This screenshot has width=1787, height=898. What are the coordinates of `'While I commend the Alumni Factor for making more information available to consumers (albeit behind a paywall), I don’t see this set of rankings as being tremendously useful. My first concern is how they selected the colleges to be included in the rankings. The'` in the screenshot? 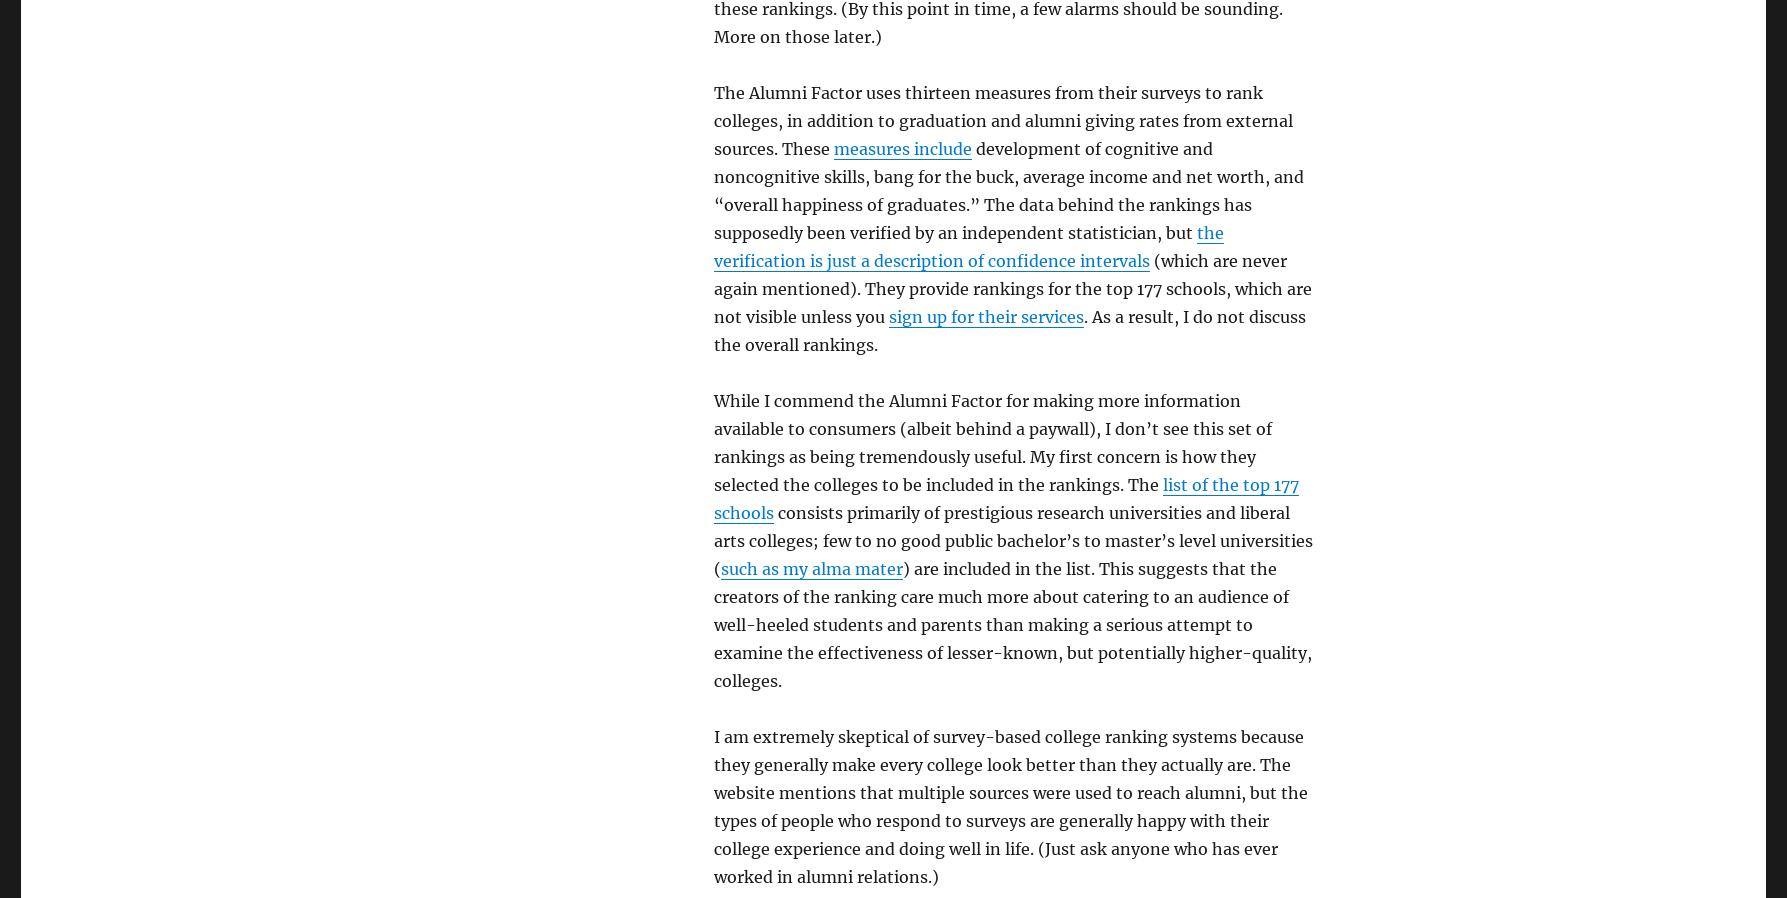 It's located at (990, 442).